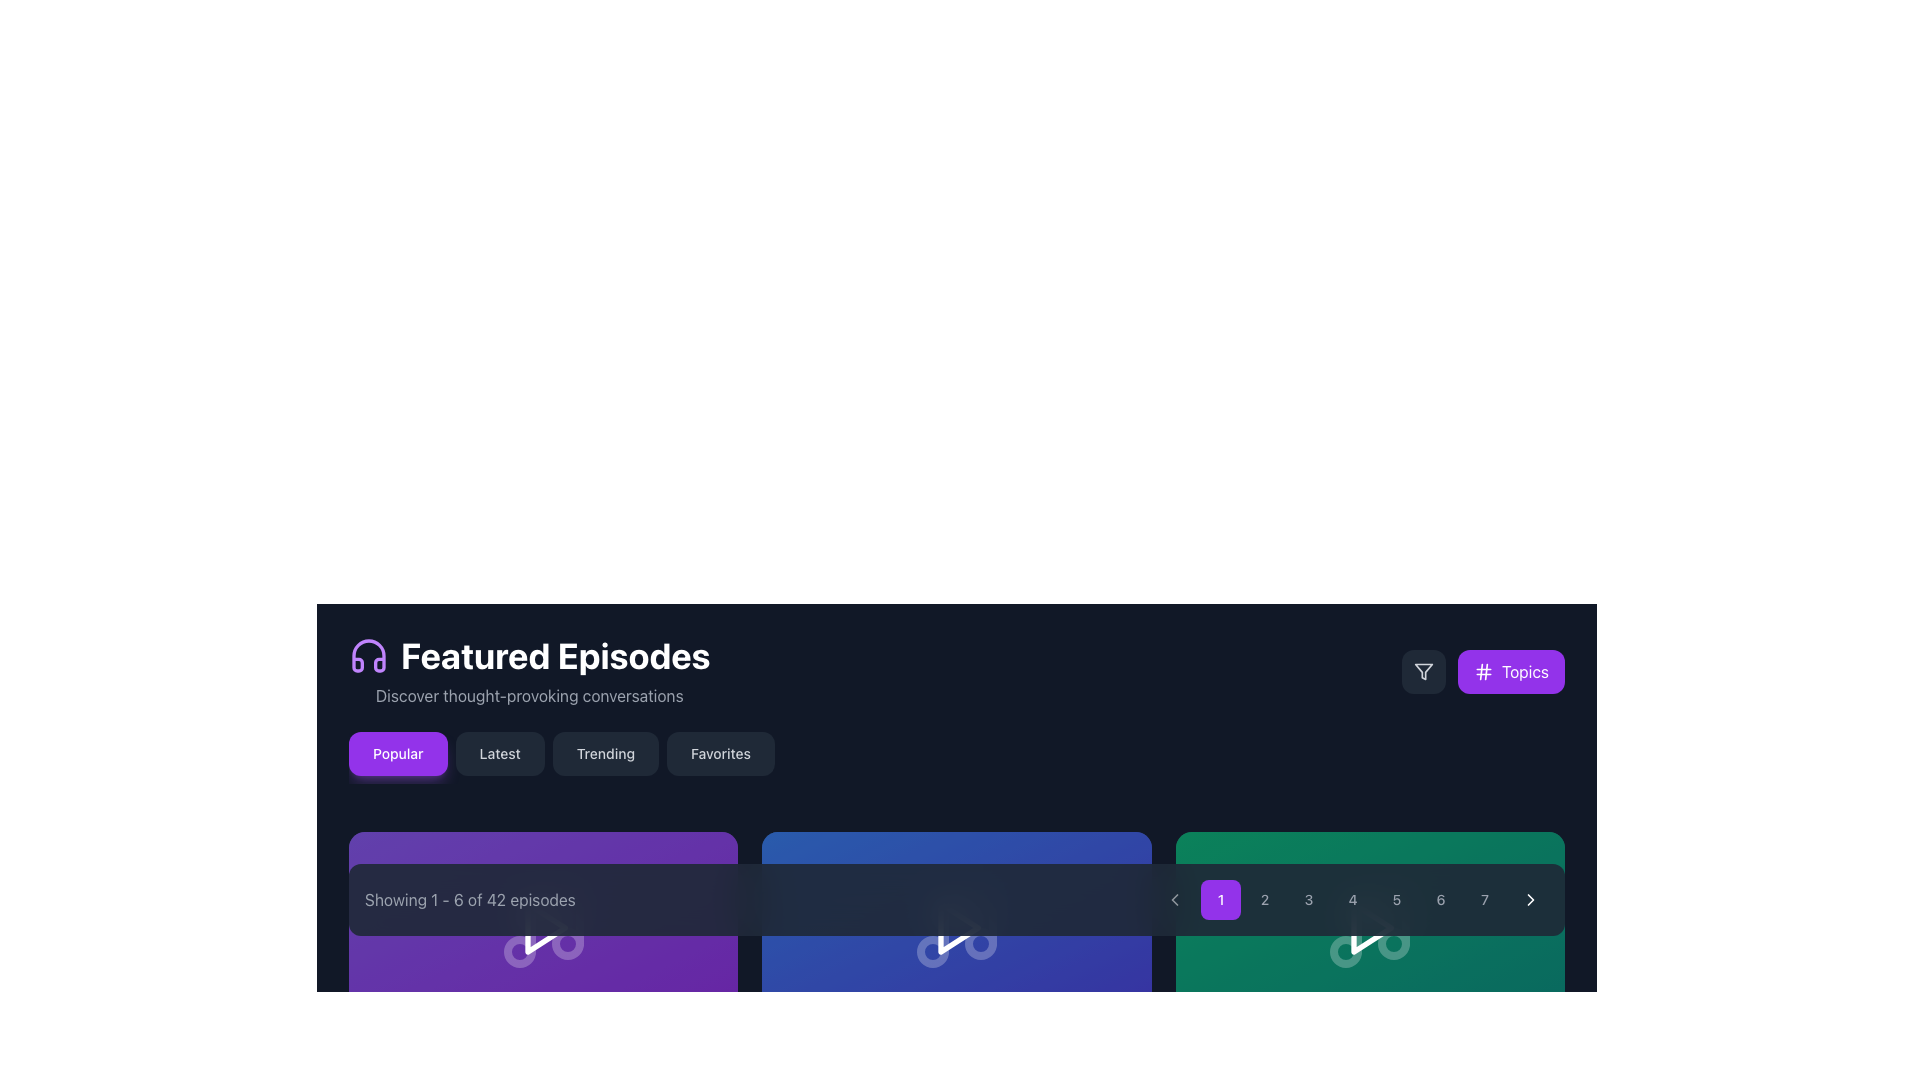  What do you see at coordinates (1175, 898) in the screenshot?
I see `the pagination control icon located to the left of the button labeled '1', which allows users to navigate to the previous set of items` at bounding box center [1175, 898].